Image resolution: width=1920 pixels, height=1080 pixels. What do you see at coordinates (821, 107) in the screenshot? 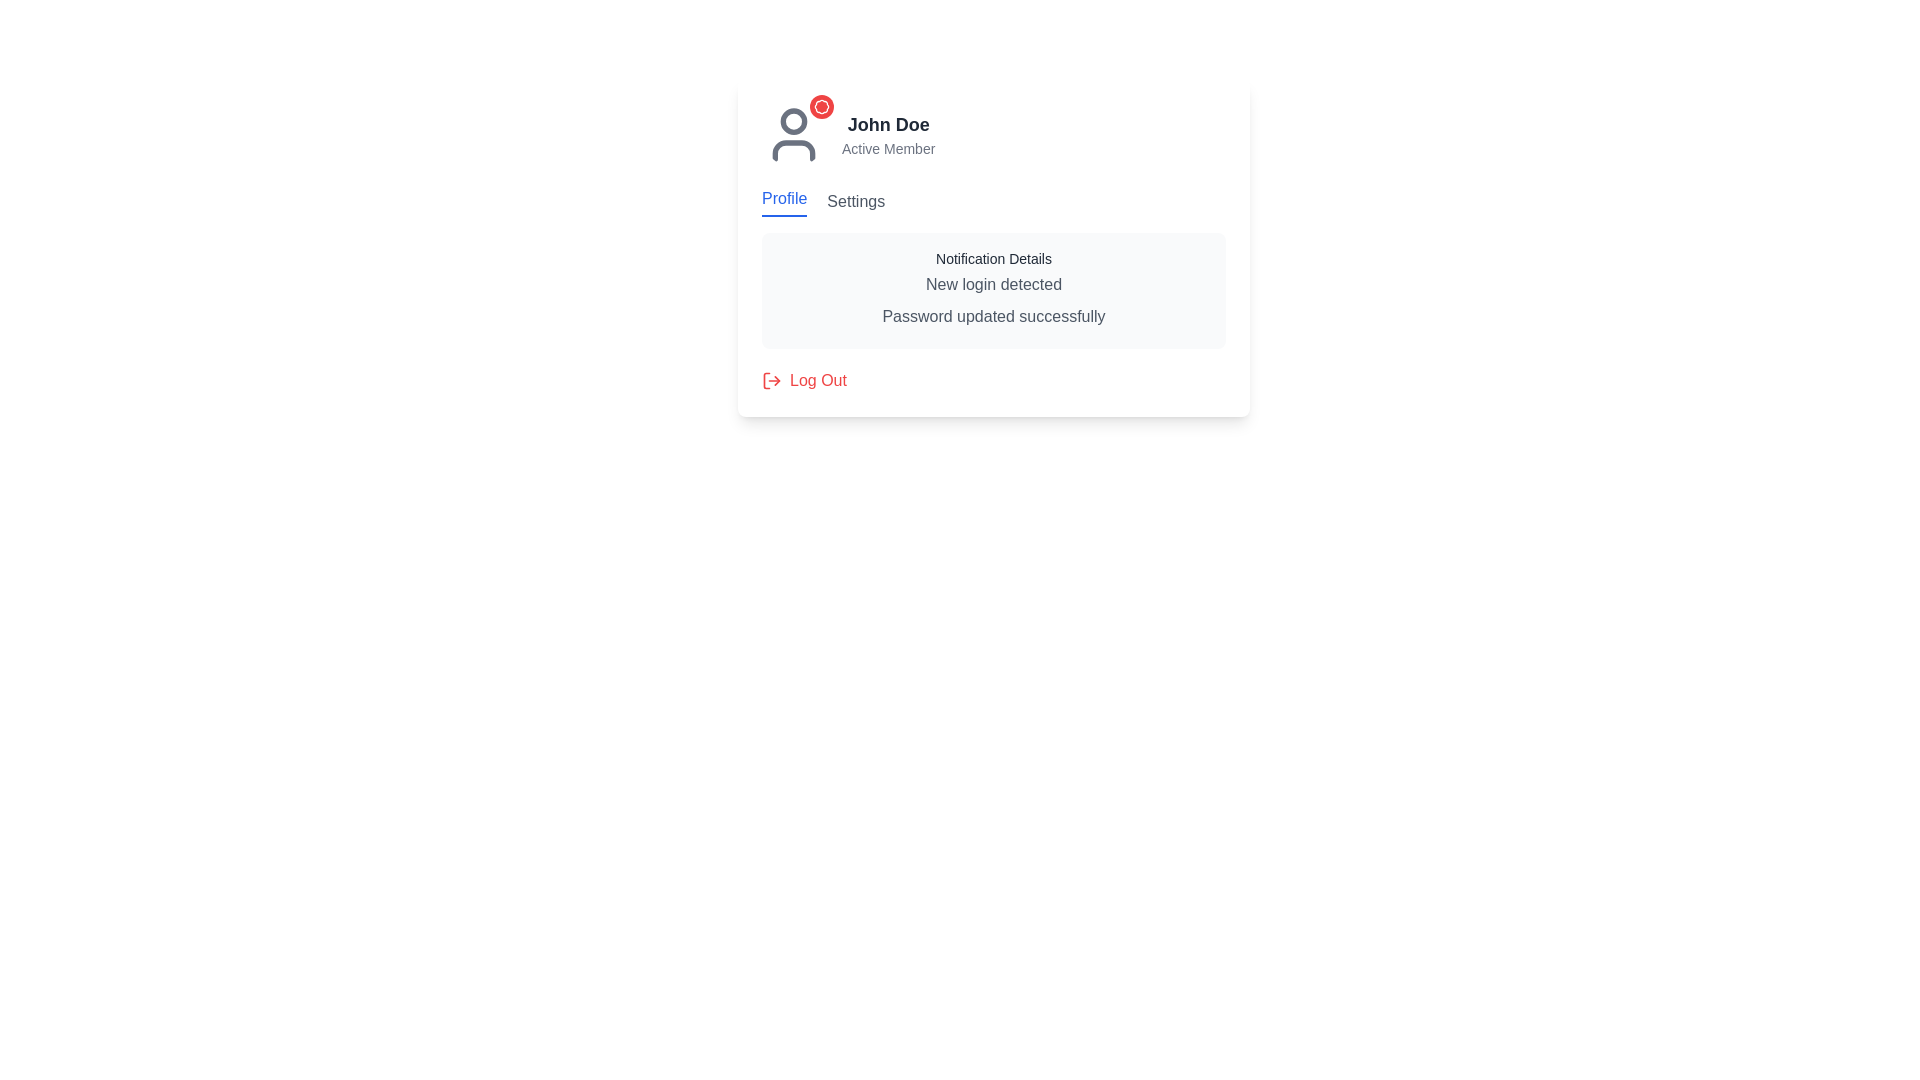
I see `the red Notification badge icon located at the upper-right edge of the profile picture icon` at bounding box center [821, 107].